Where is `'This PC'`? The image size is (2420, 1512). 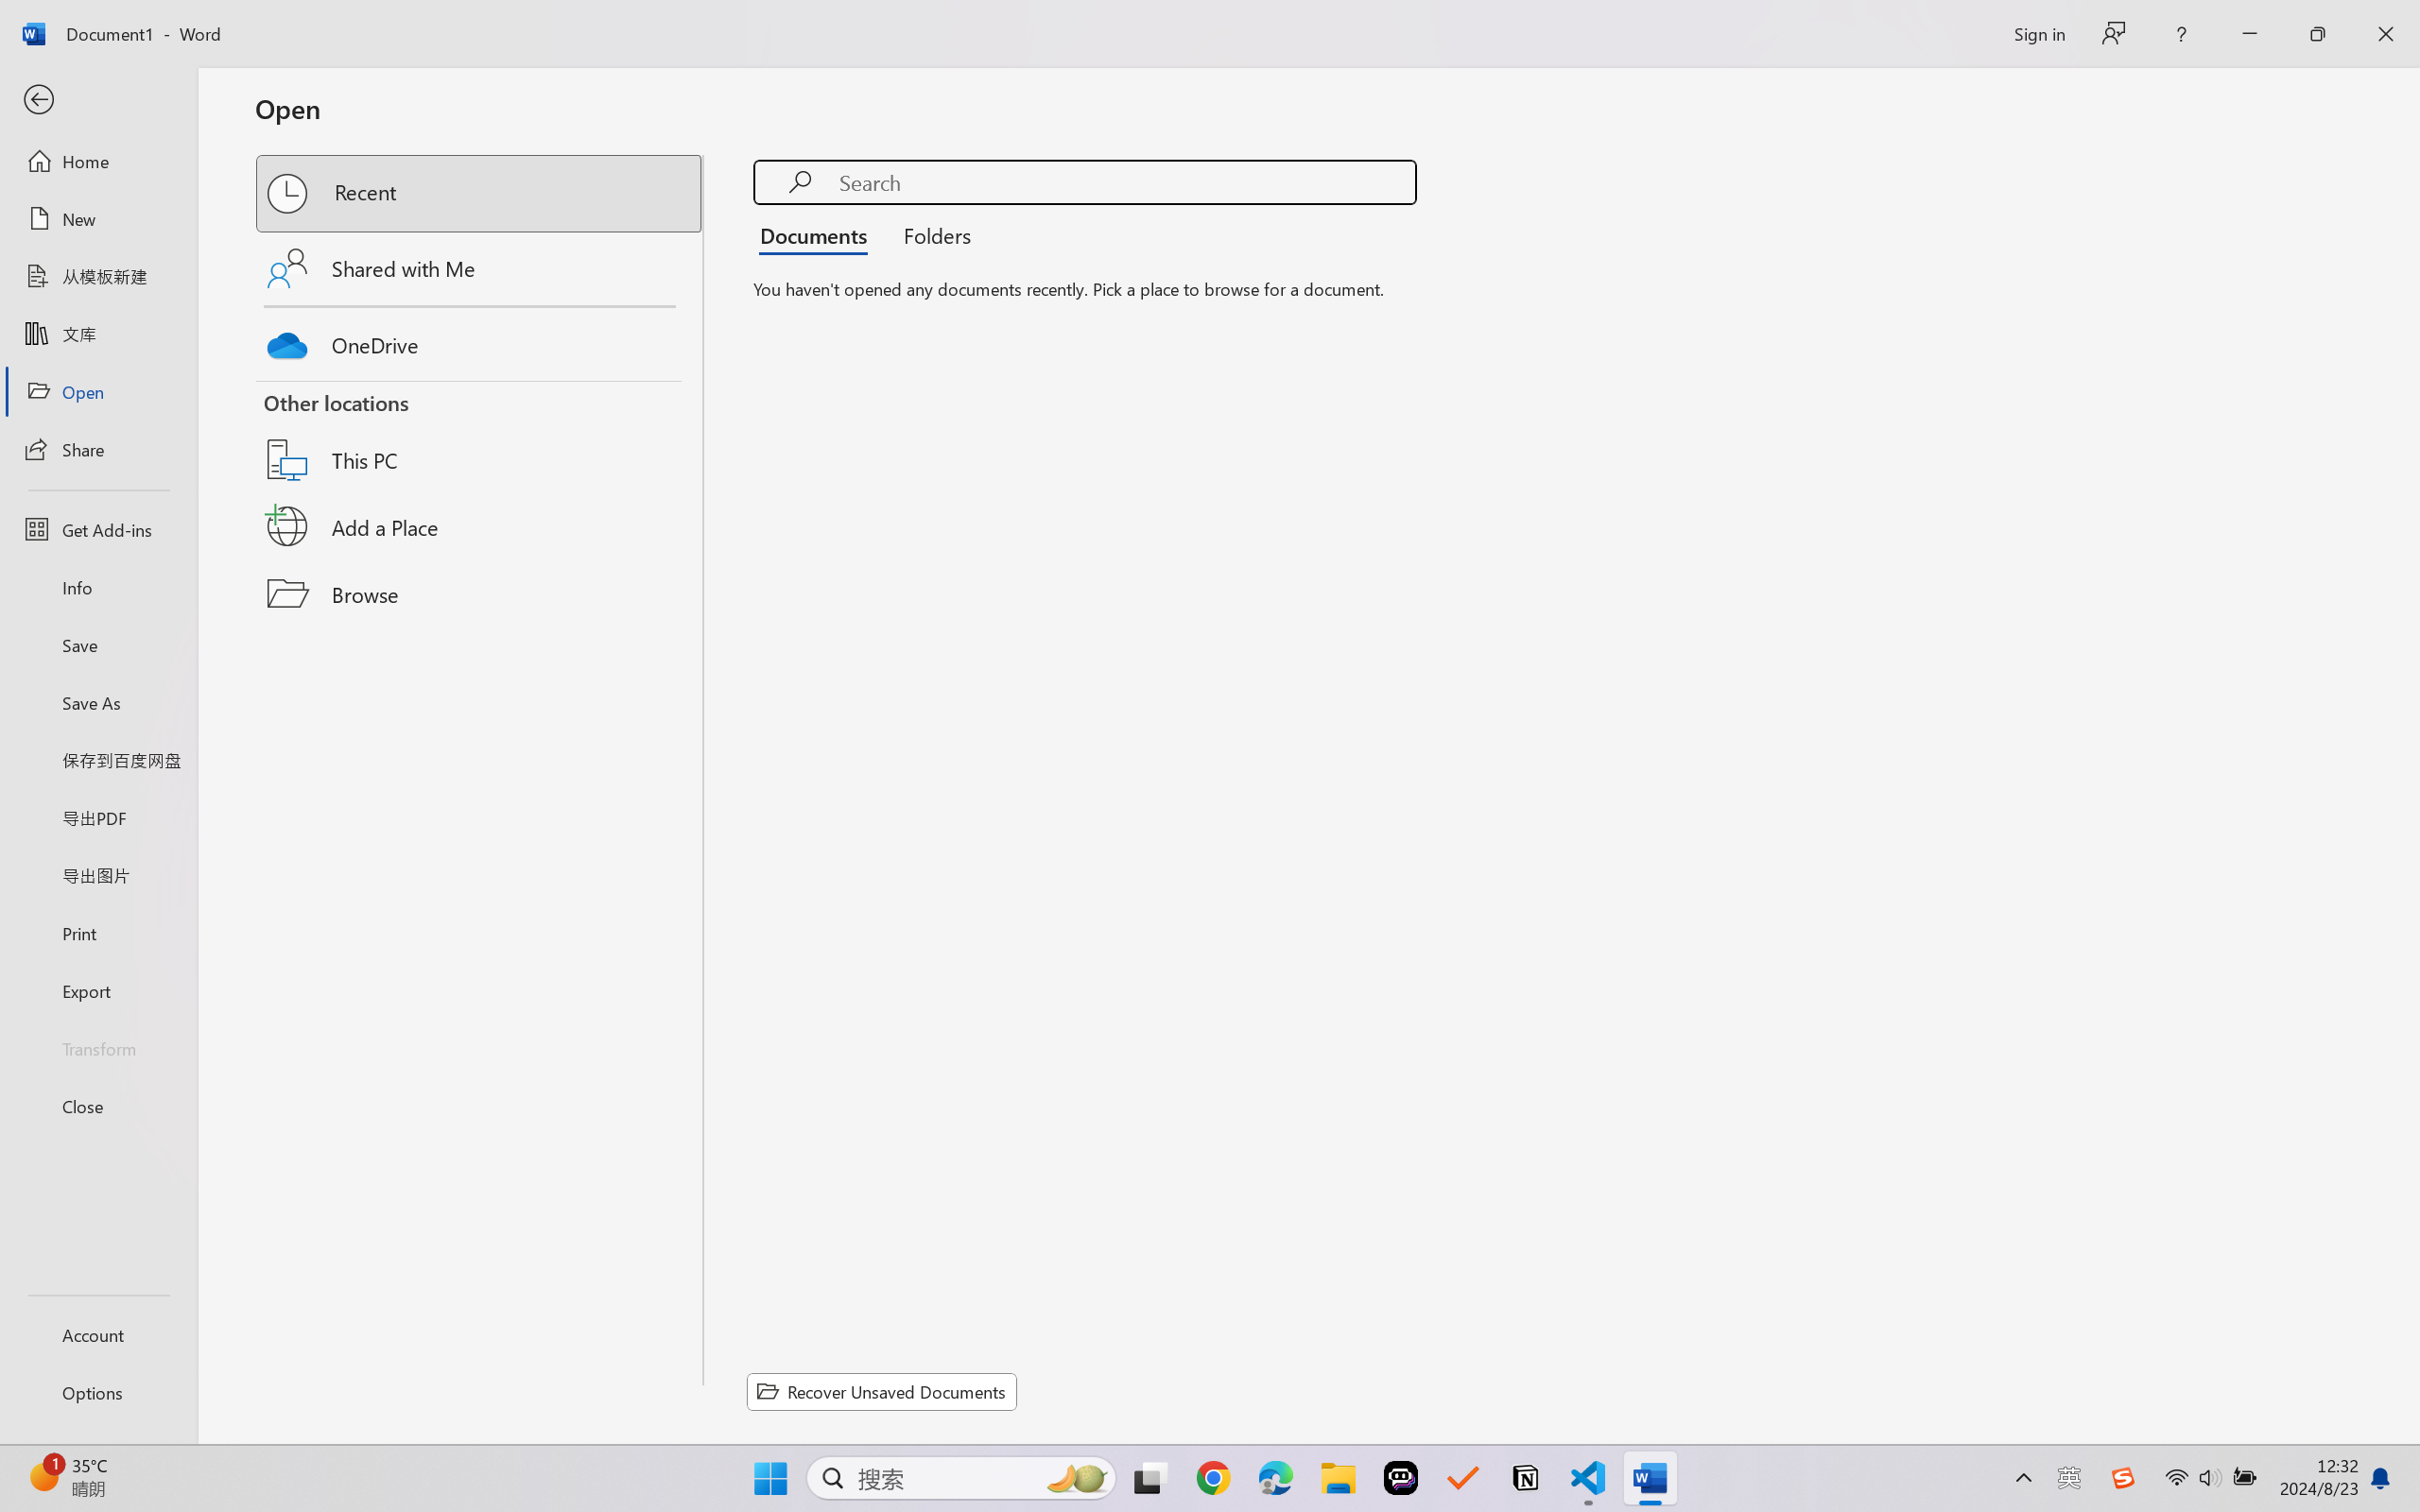
'This PC' is located at coordinates (480, 435).